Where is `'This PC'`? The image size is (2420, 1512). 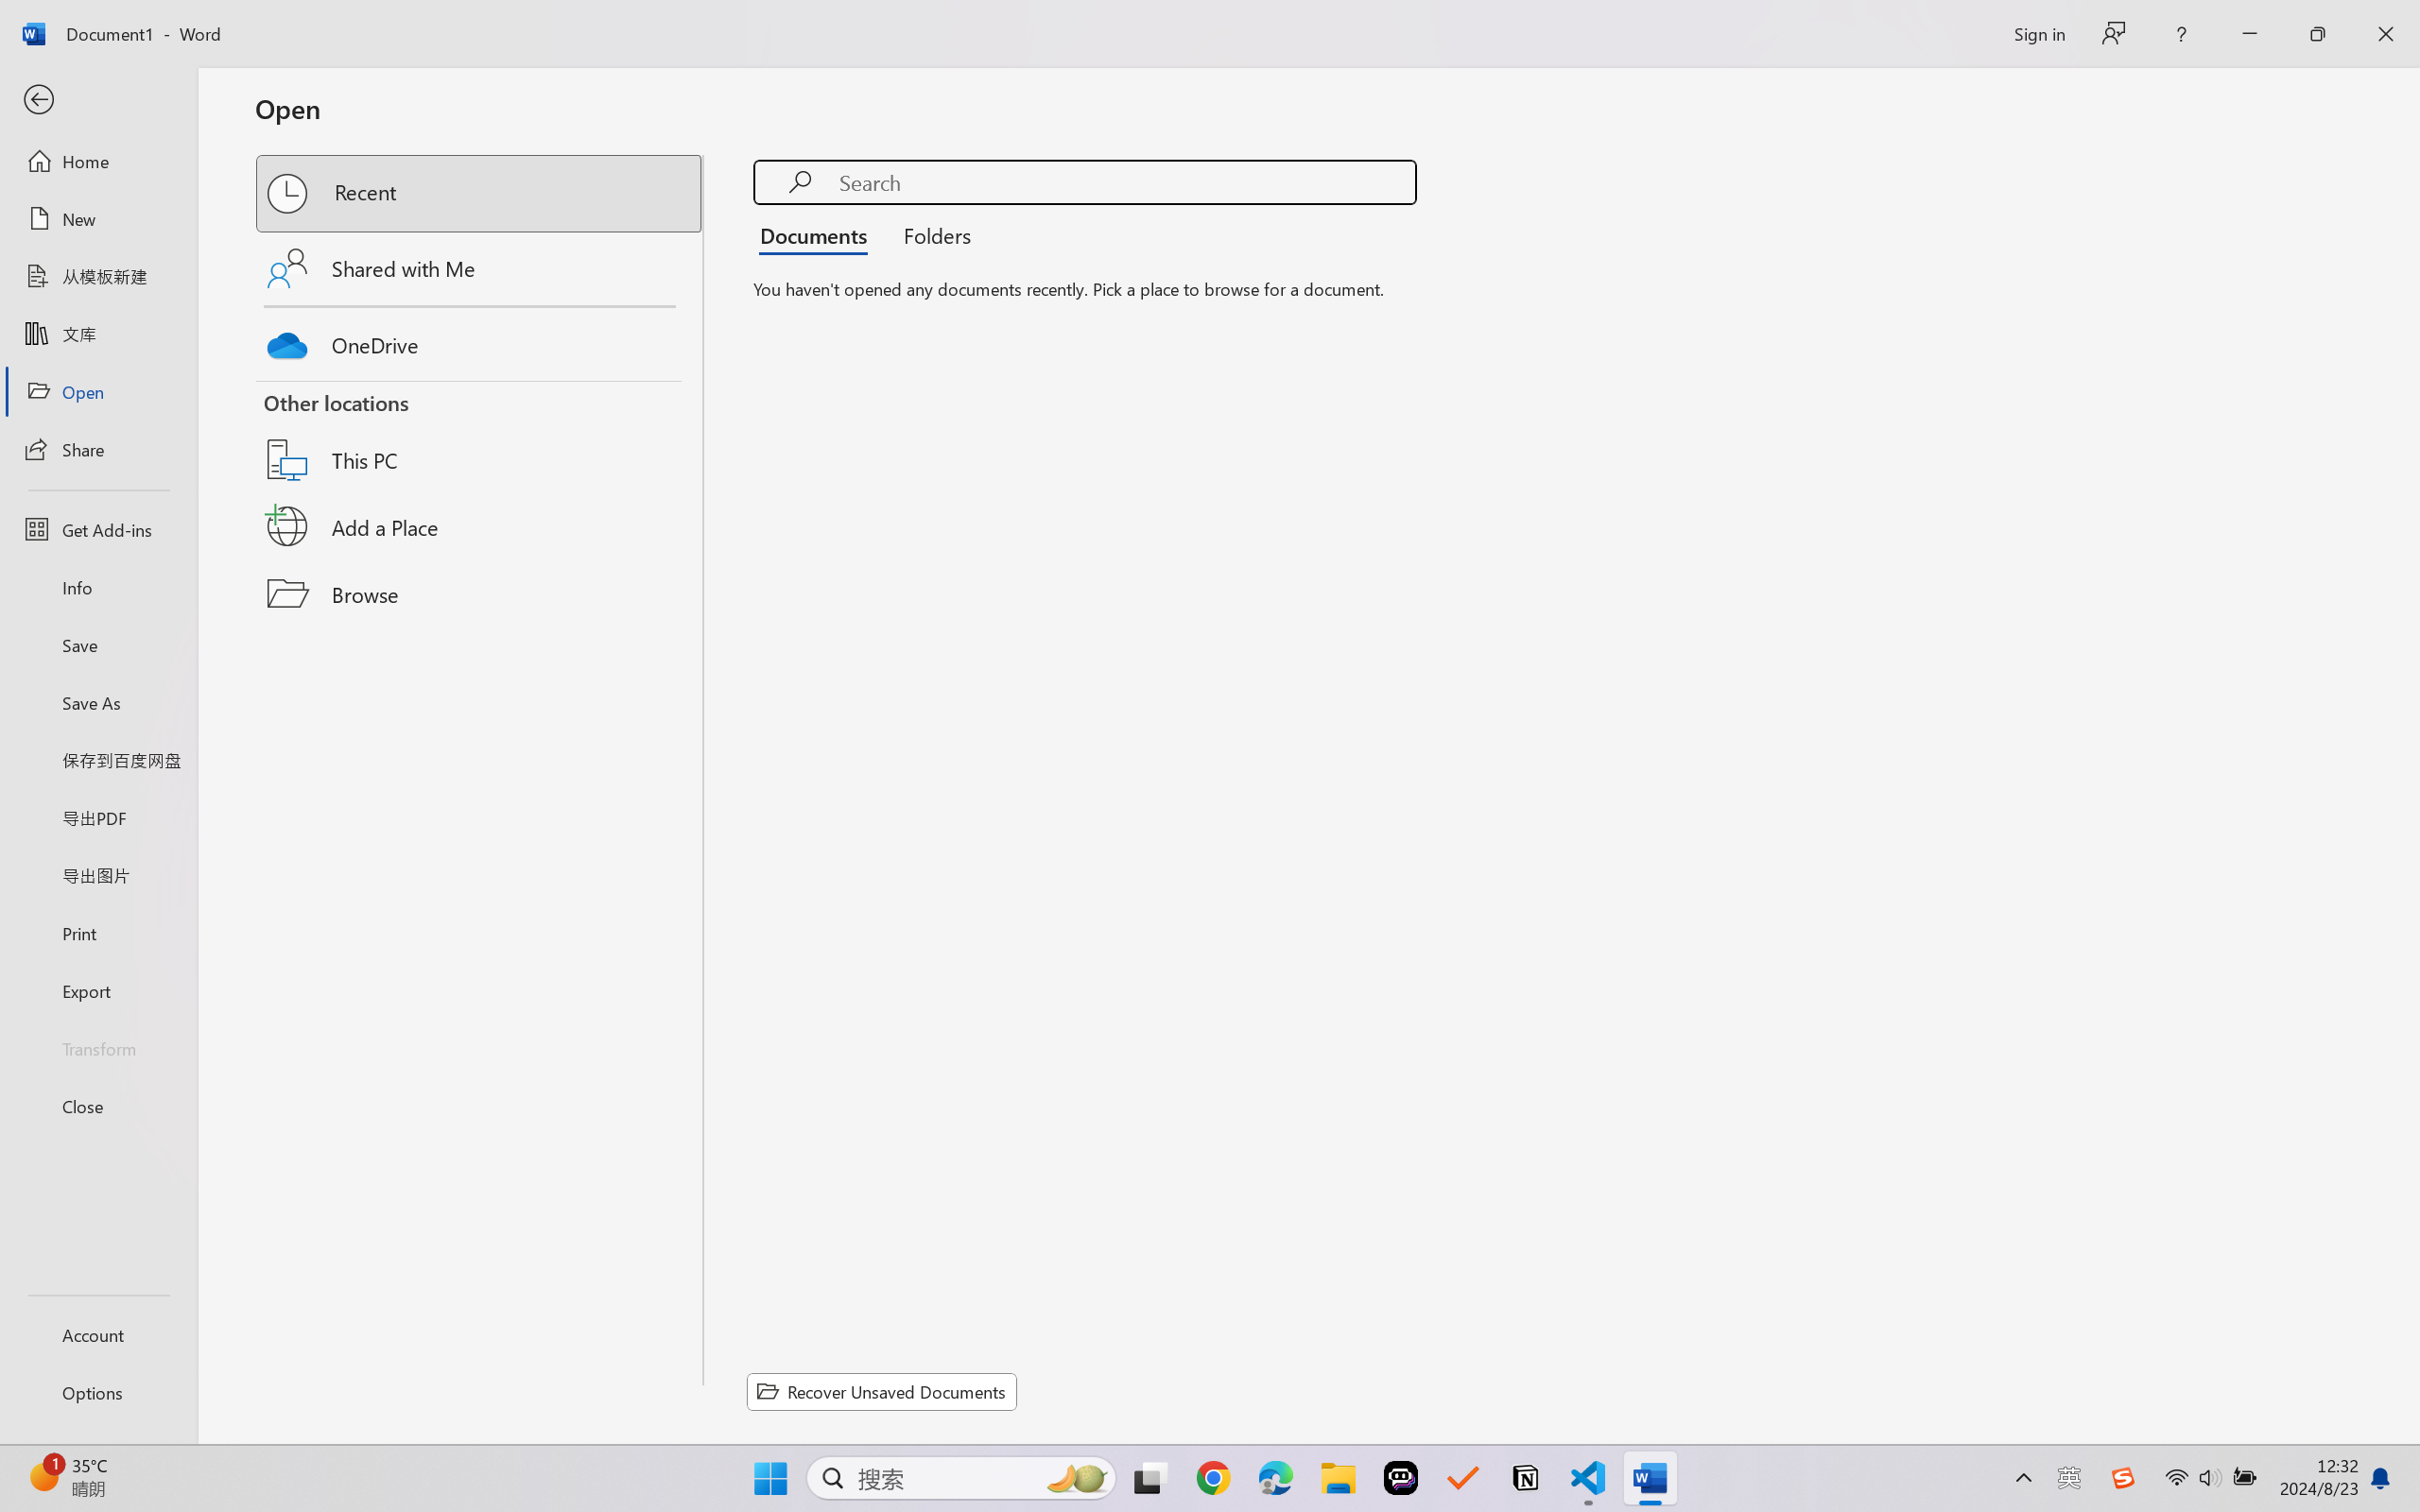
'This PC' is located at coordinates (480, 435).